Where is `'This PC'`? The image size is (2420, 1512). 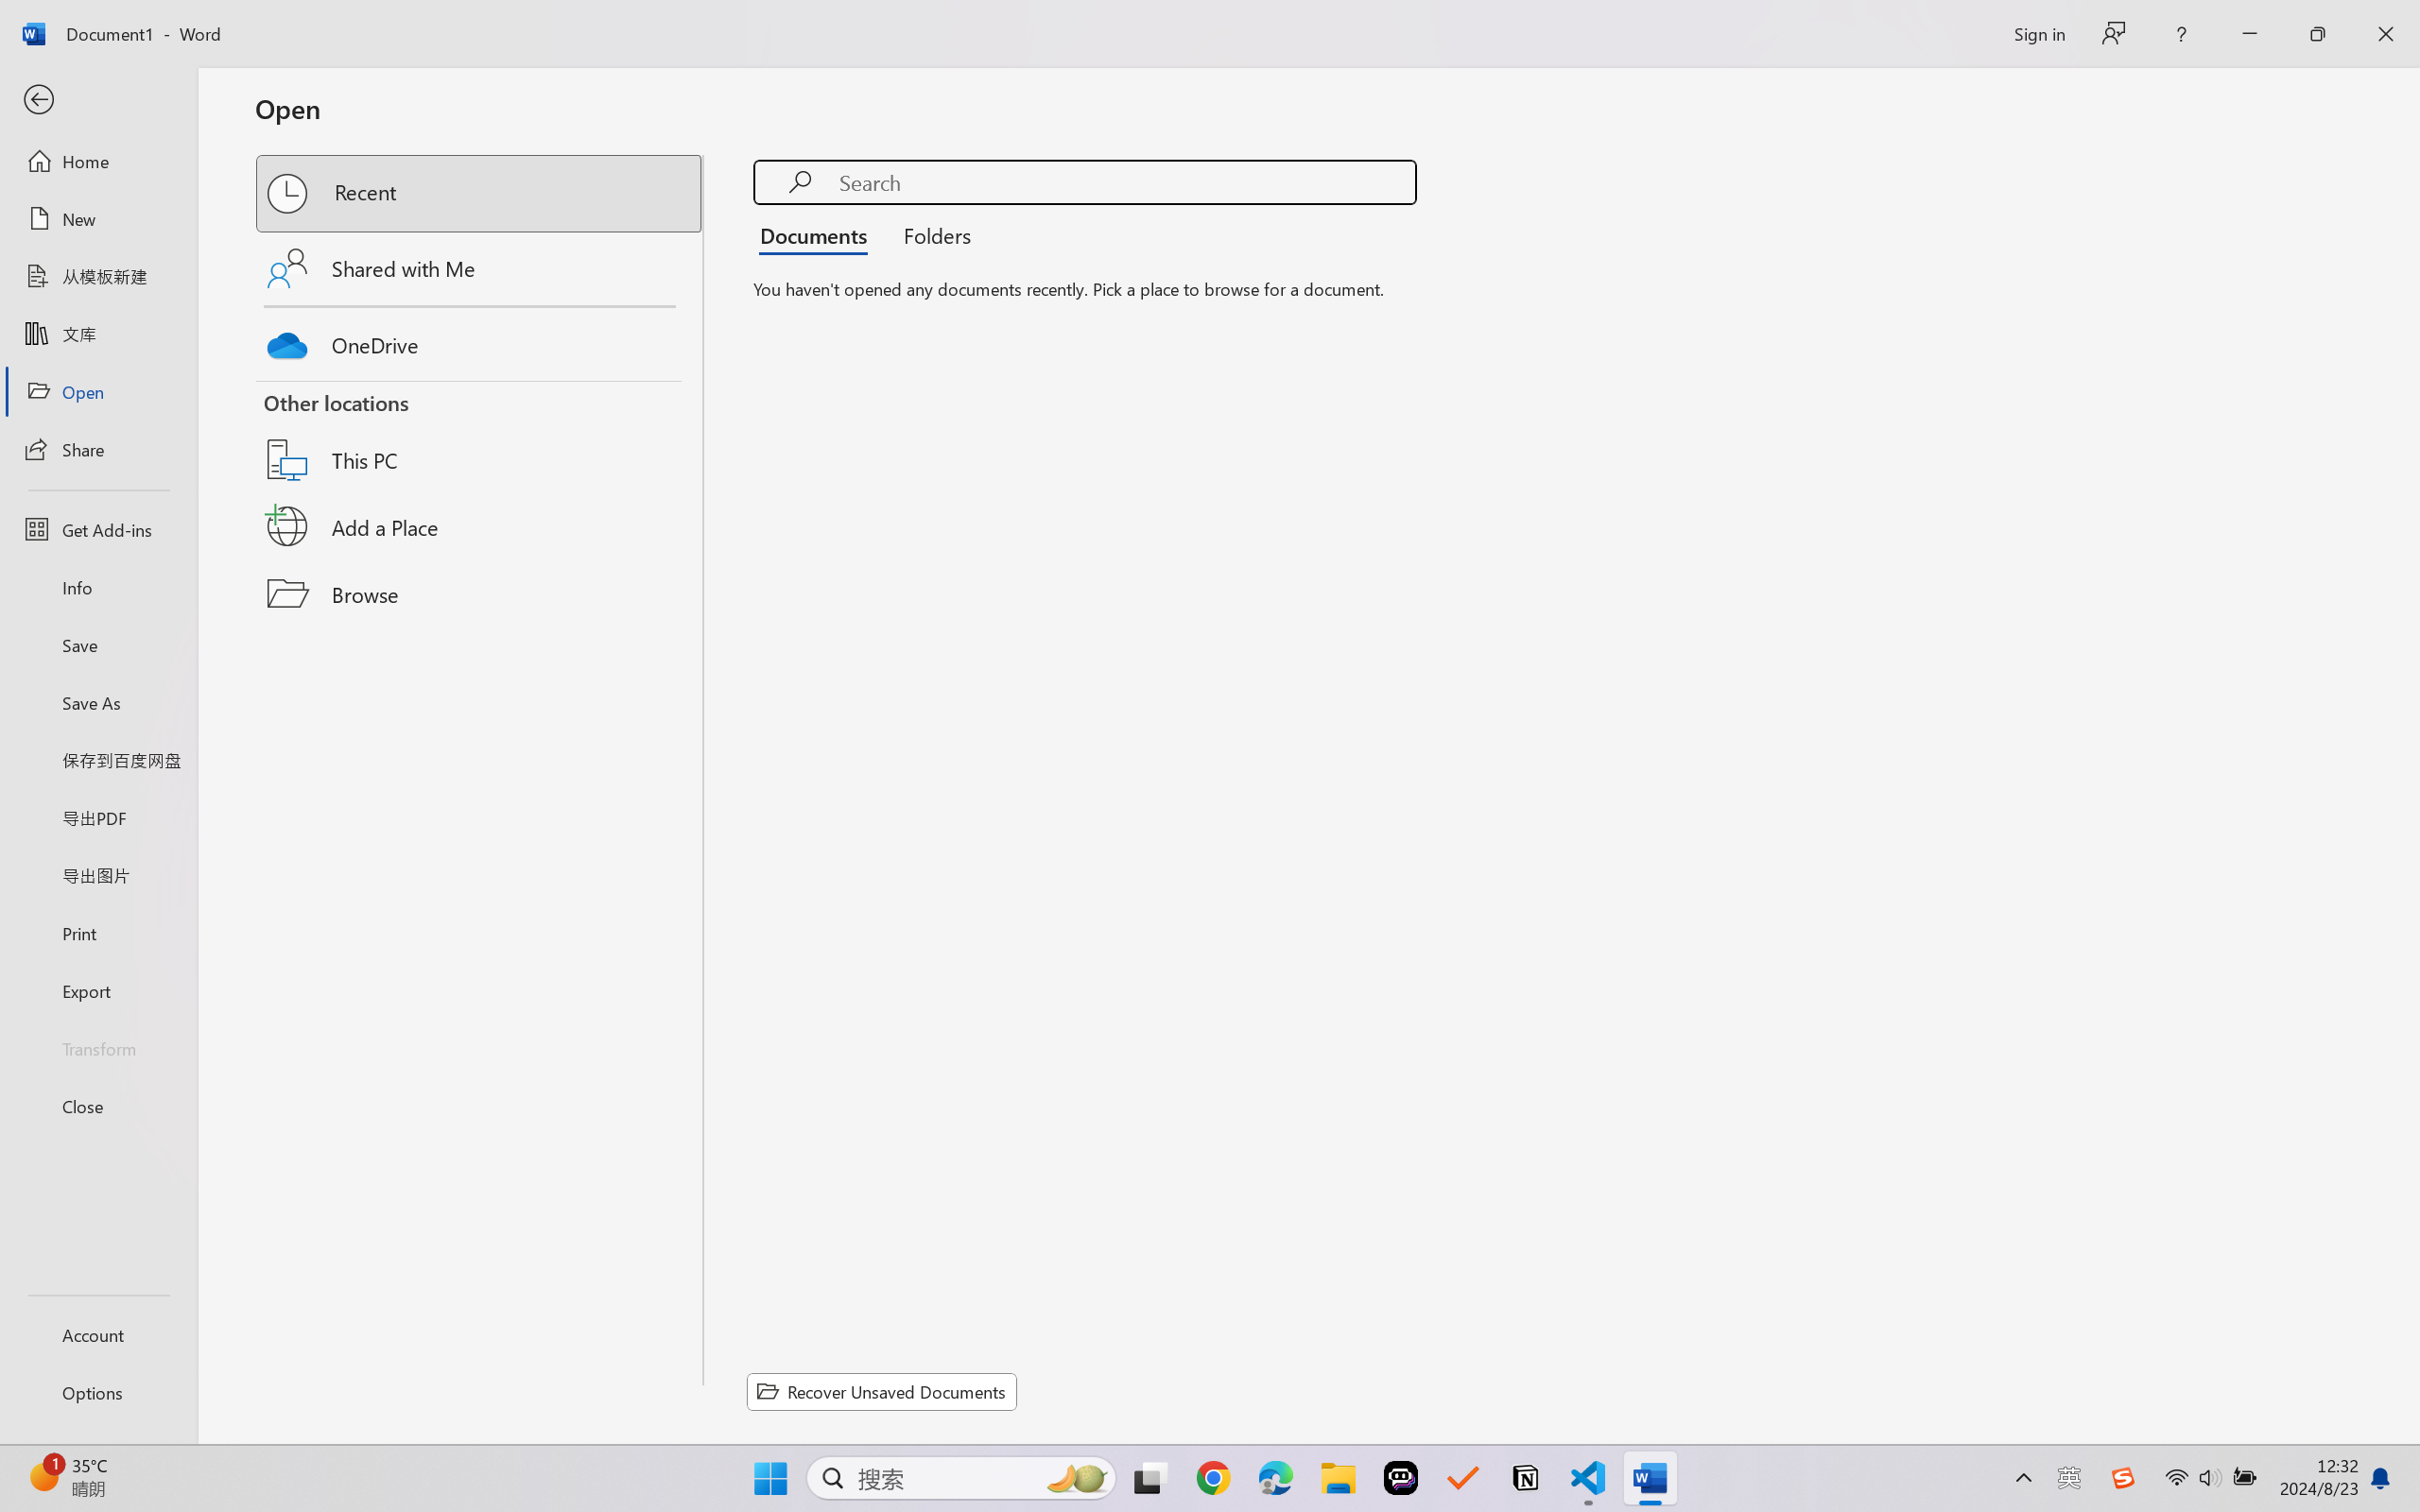
'This PC' is located at coordinates (480, 435).